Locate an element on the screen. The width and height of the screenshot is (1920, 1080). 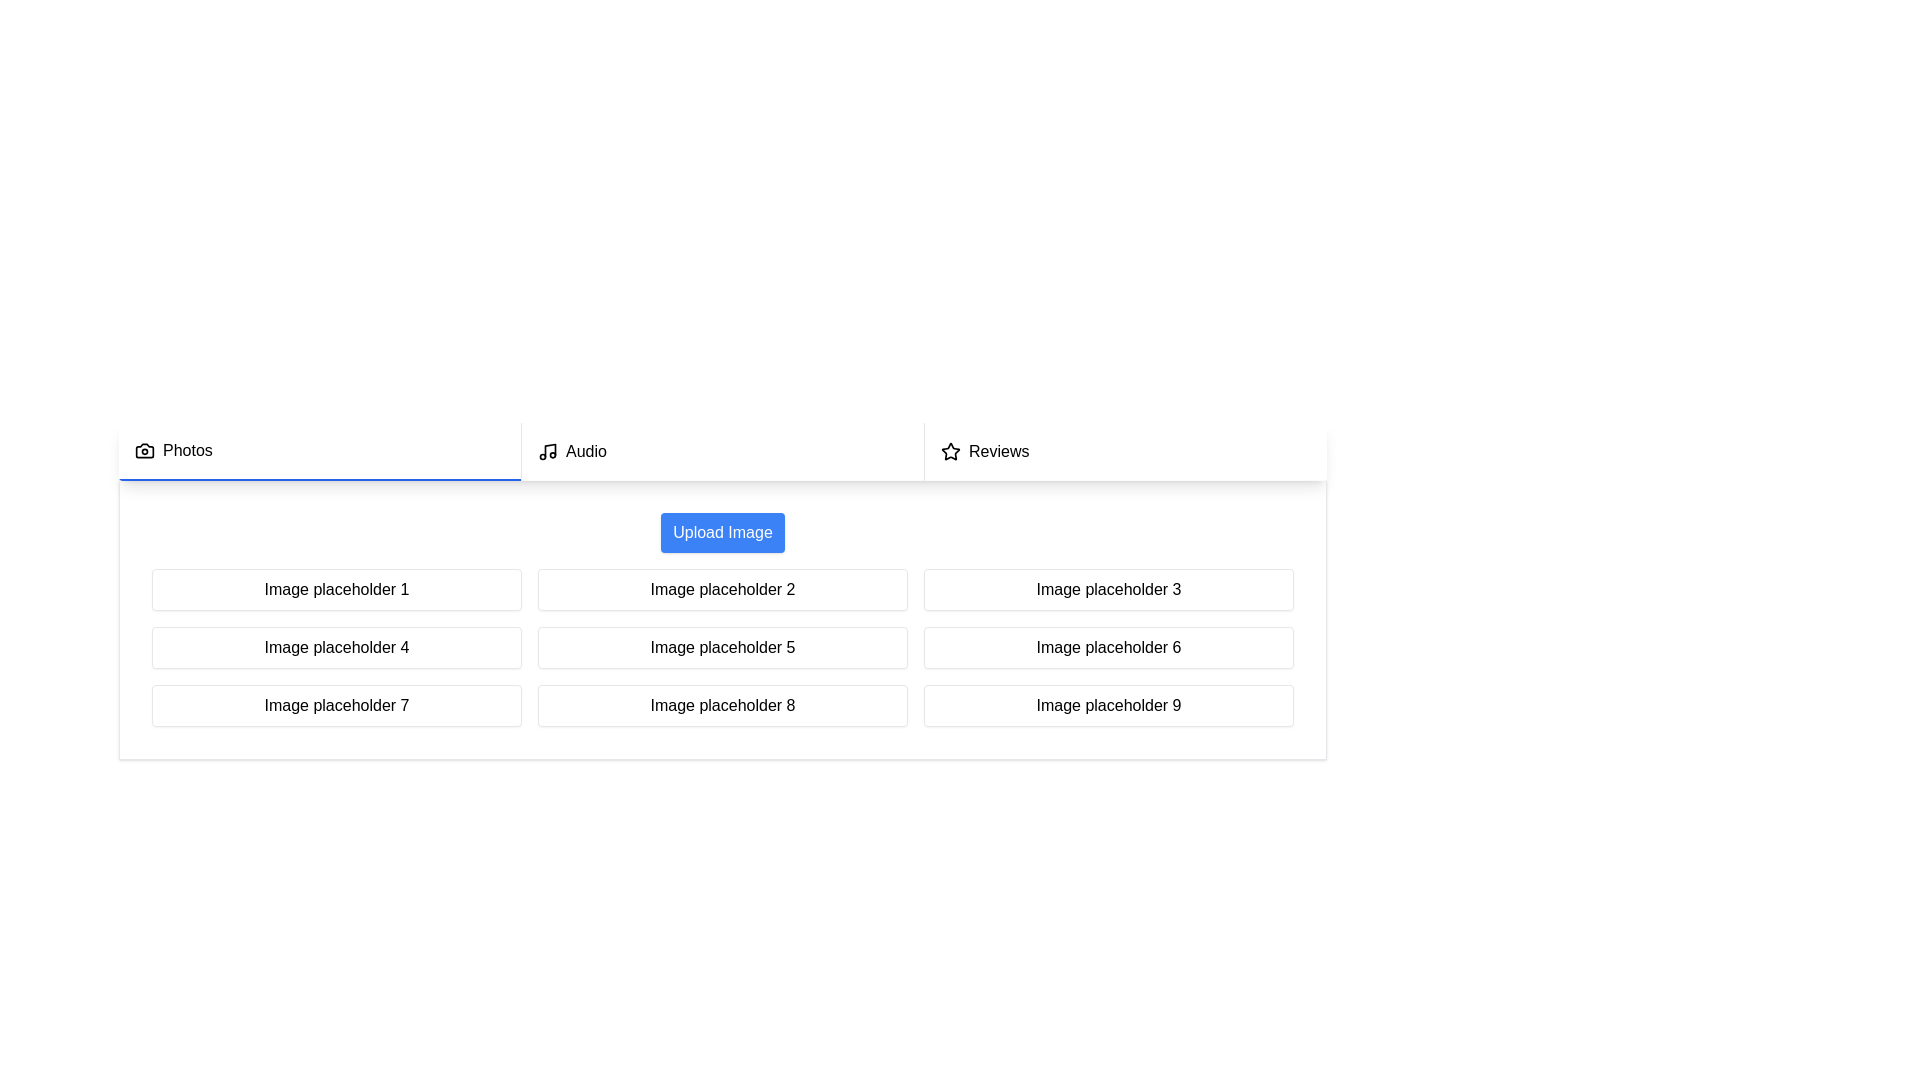
the Reviews tab in the navigation bar is located at coordinates (1125, 451).